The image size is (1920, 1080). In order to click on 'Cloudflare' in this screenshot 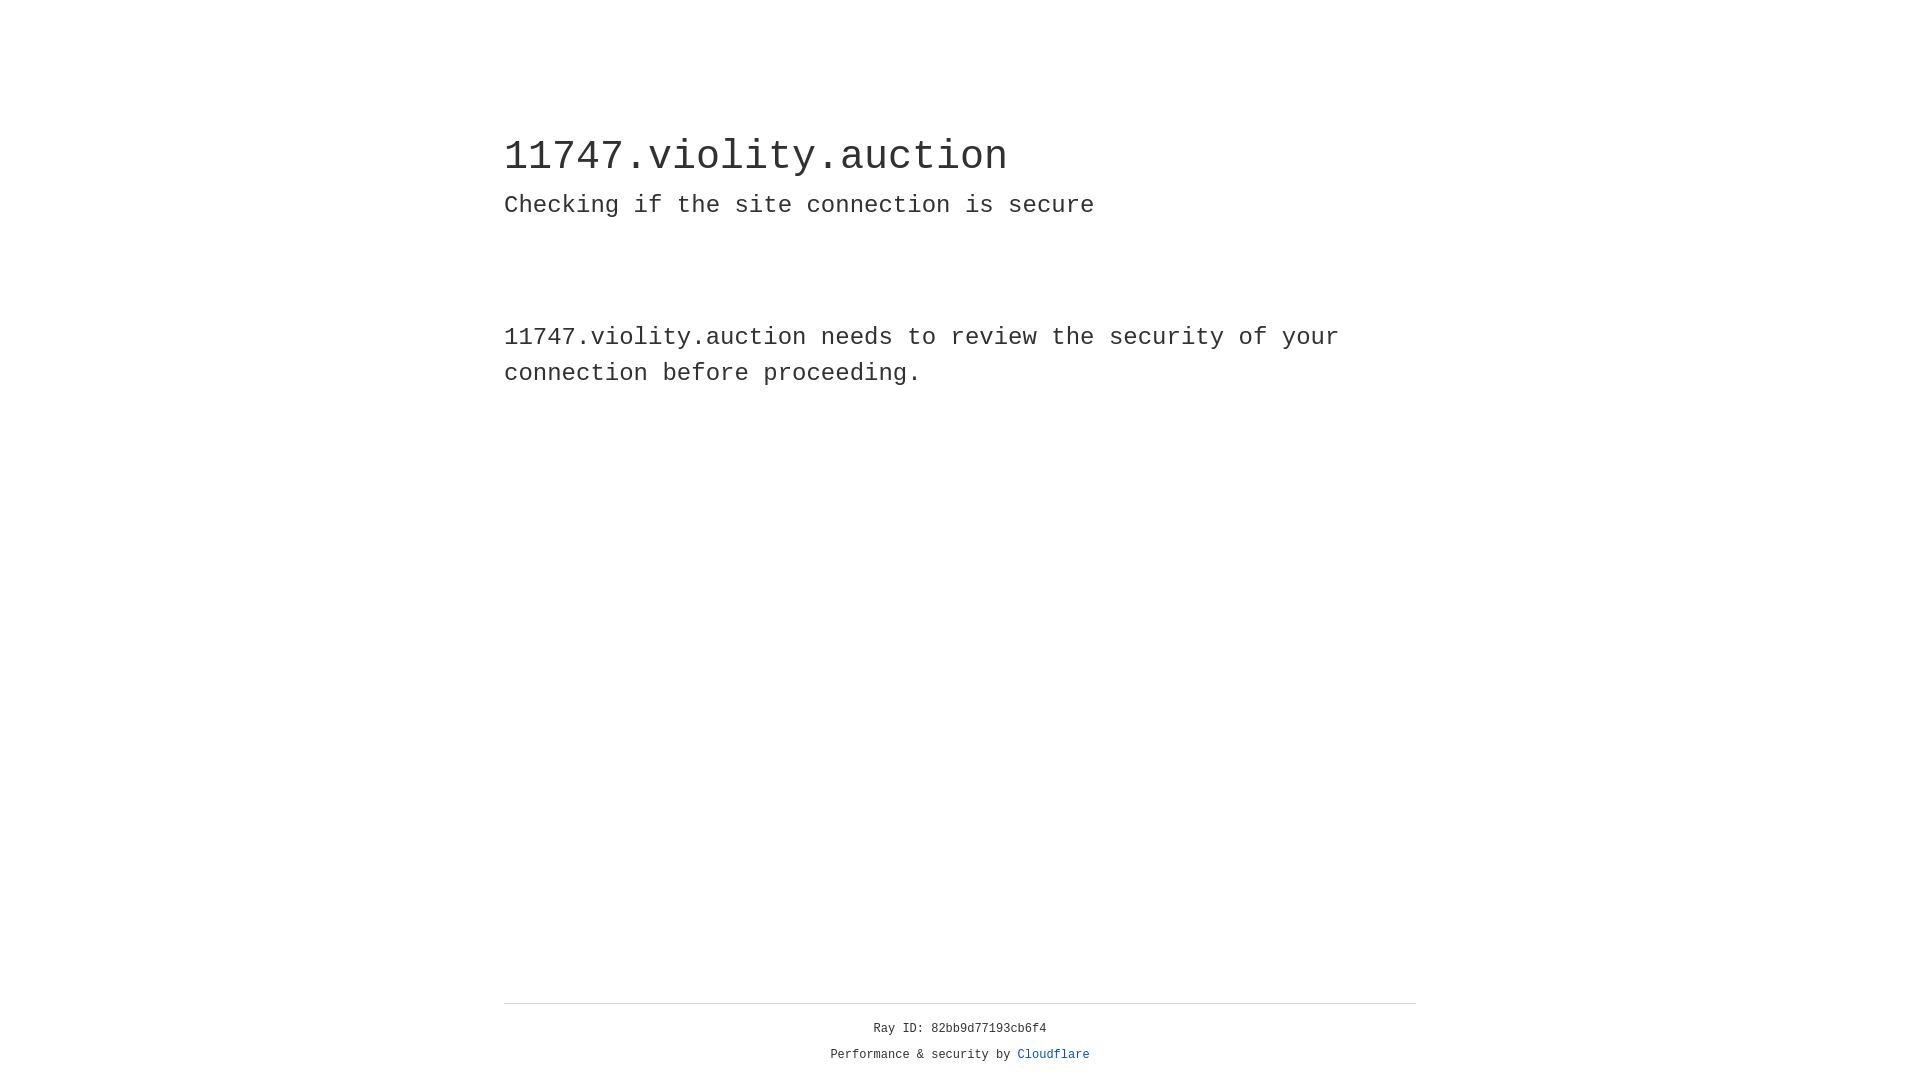, I will do `click(1017, 1054)`.